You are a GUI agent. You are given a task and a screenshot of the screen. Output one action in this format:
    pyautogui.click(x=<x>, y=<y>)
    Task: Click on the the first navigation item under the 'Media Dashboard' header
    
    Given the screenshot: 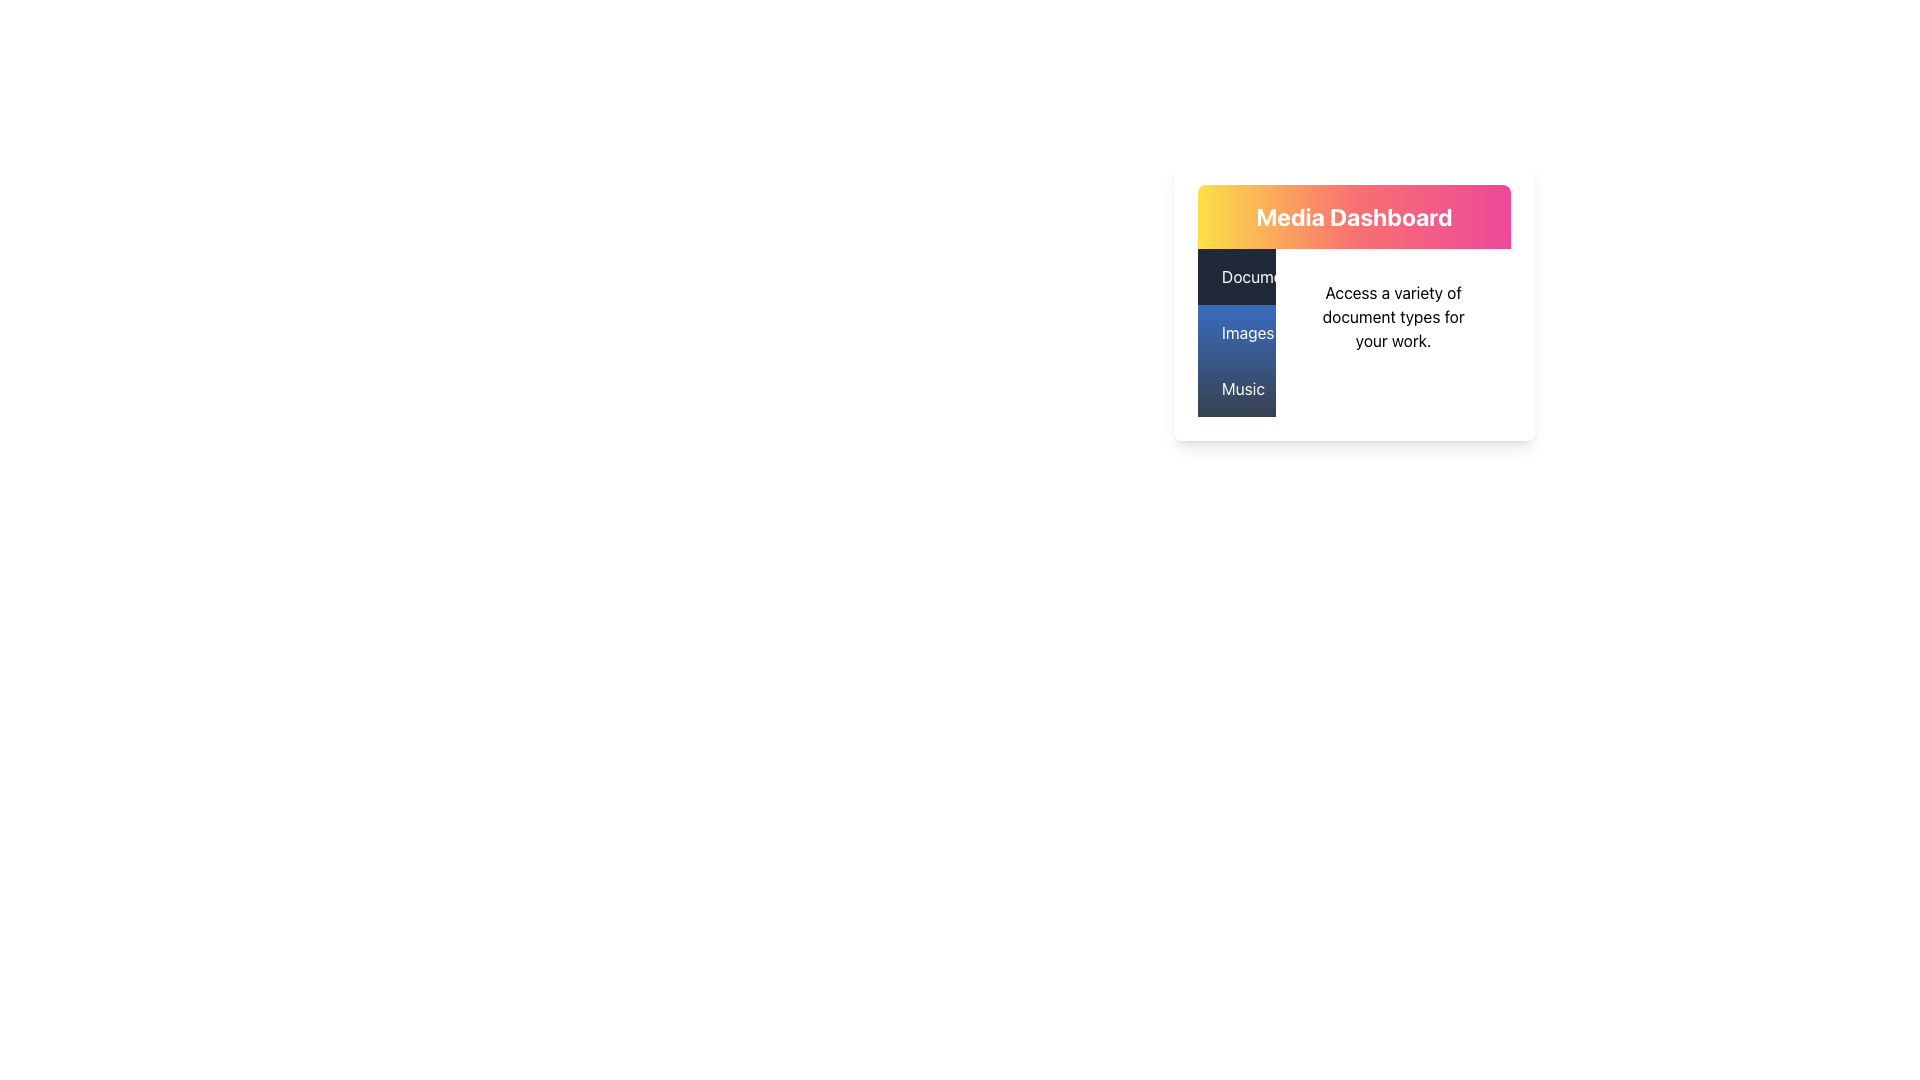 What is the action you would take?
    pyautogui.click(x=1236, y=277)
    